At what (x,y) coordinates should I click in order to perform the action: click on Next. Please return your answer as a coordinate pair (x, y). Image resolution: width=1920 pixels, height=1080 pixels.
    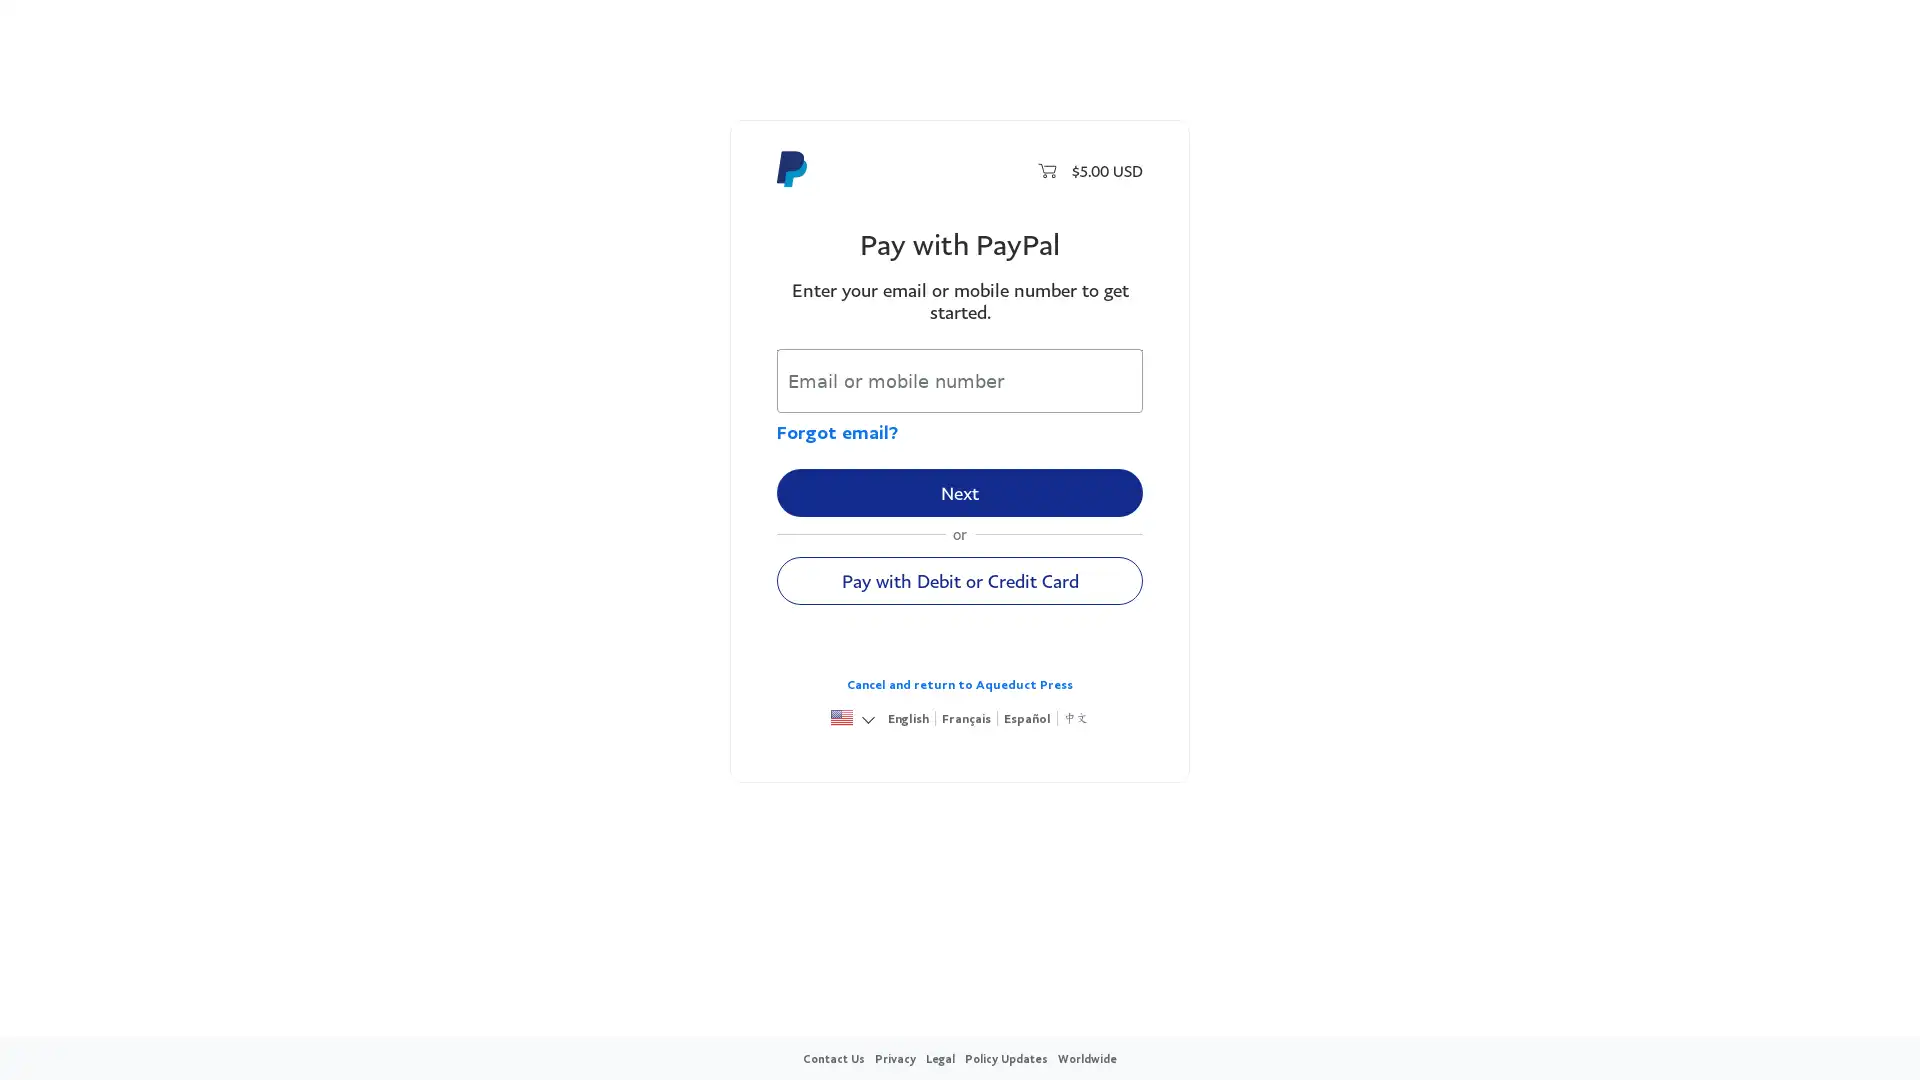
    Looking at the image, I should click on (960, 493).